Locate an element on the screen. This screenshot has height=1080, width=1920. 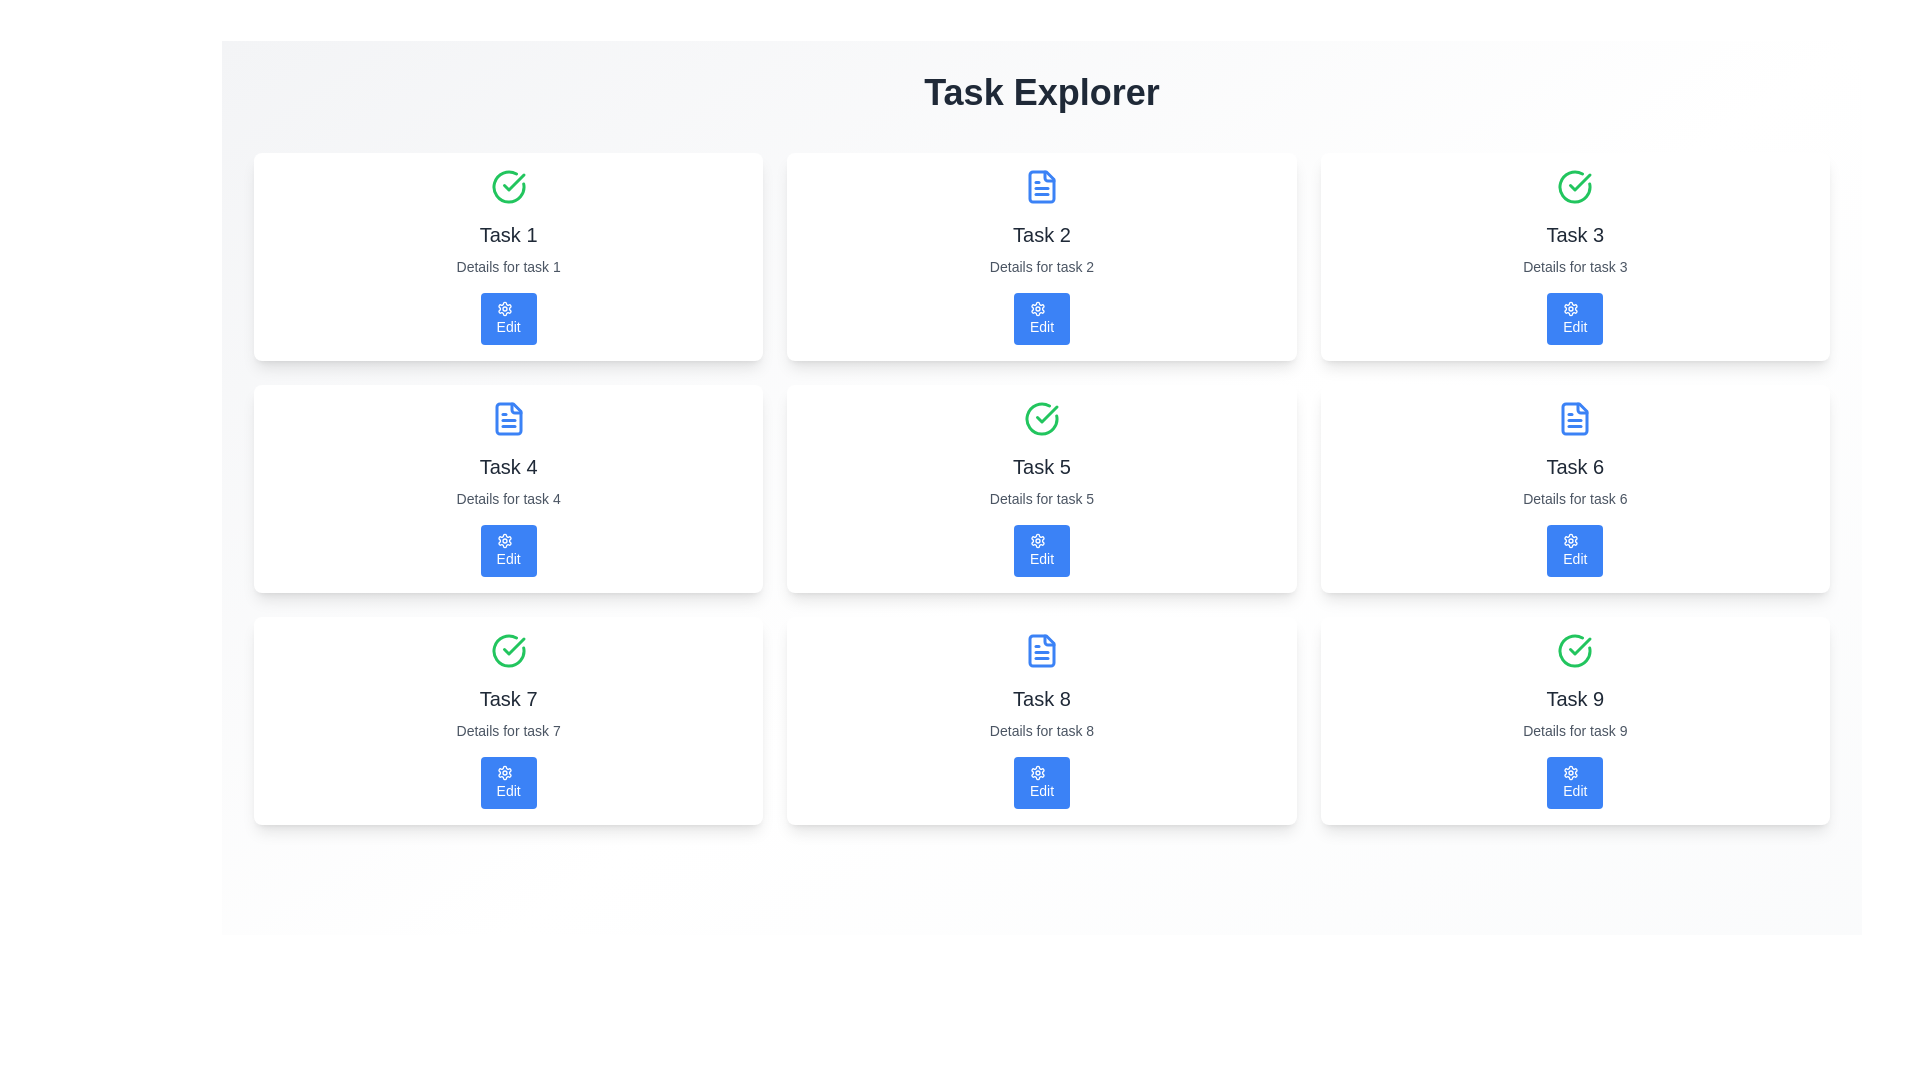
the completion icon located in the top left corner of the task card for 'Task 5', which indicates that the task has been completed or is in a confirmed state is located at coordinates (1040, 418).